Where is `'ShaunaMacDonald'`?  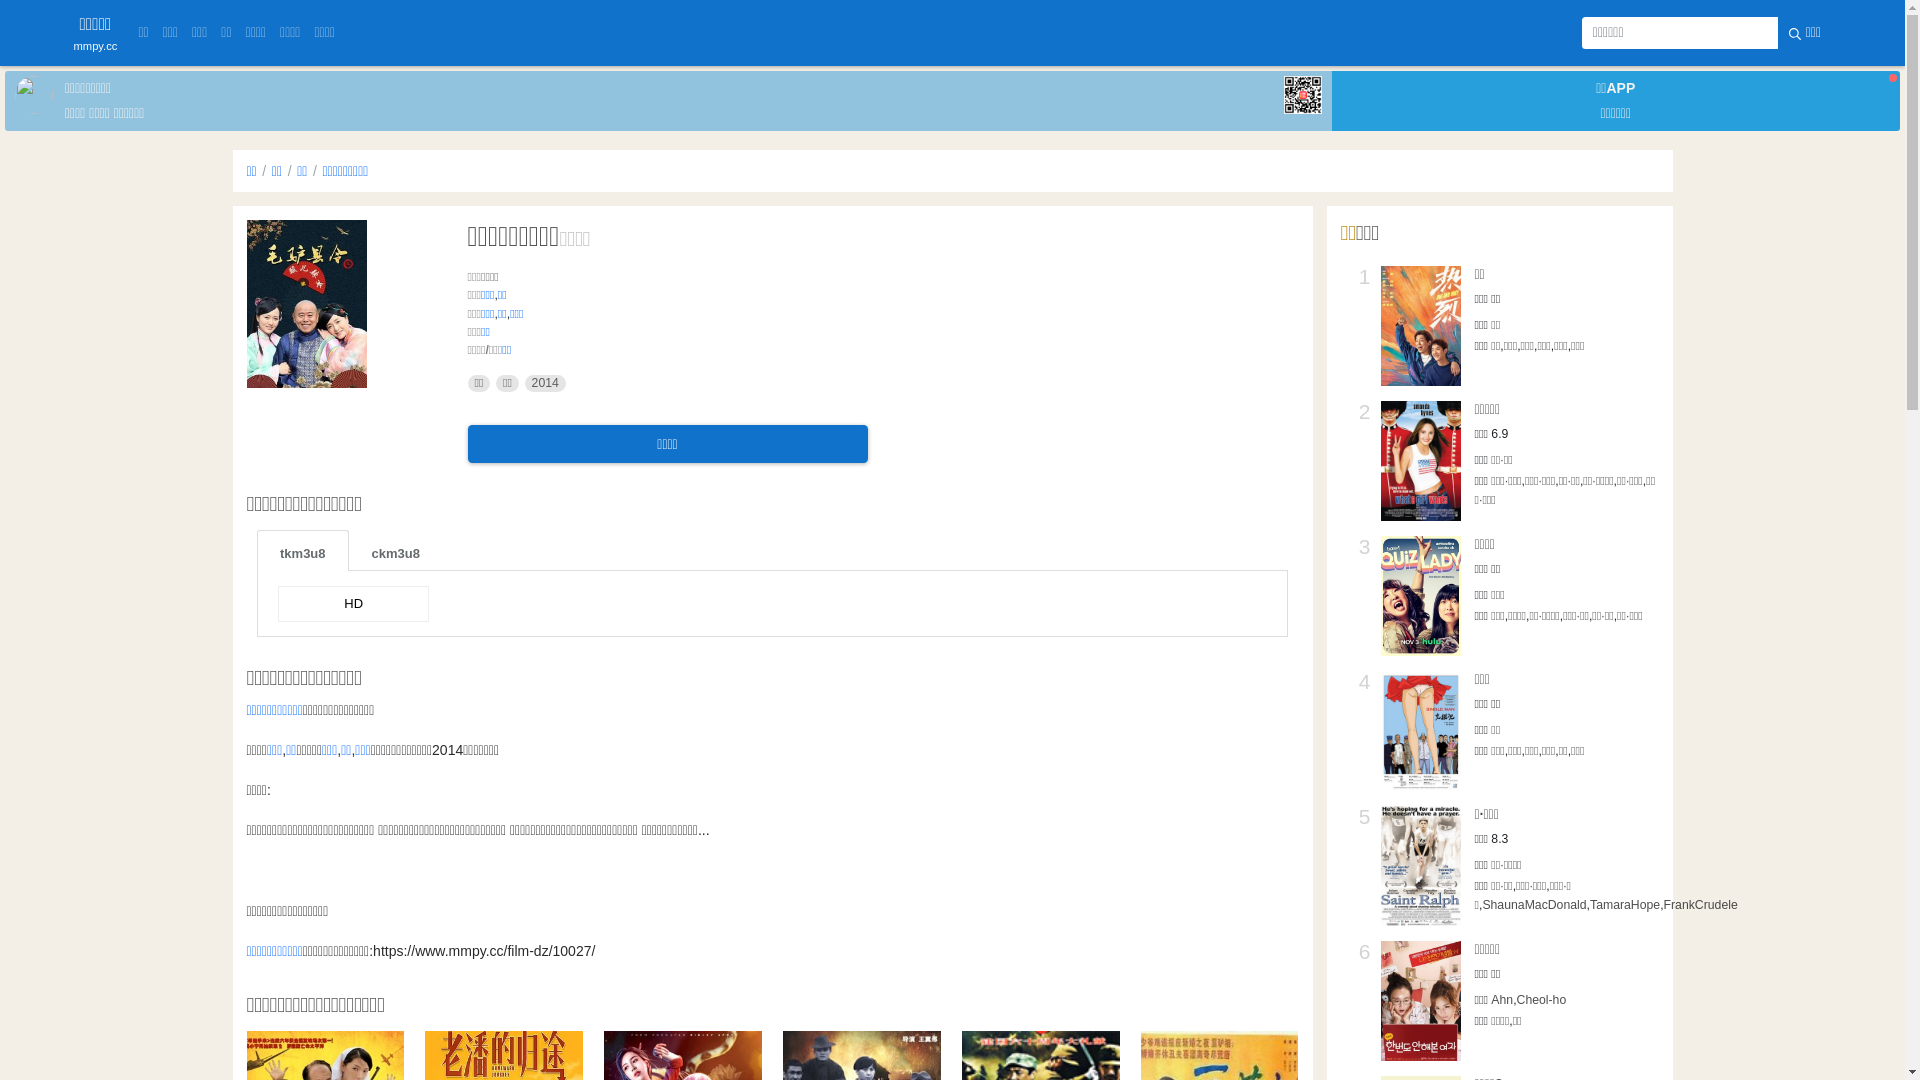 'ShaunaMacDonald' is located at coordinates (1533, 905).